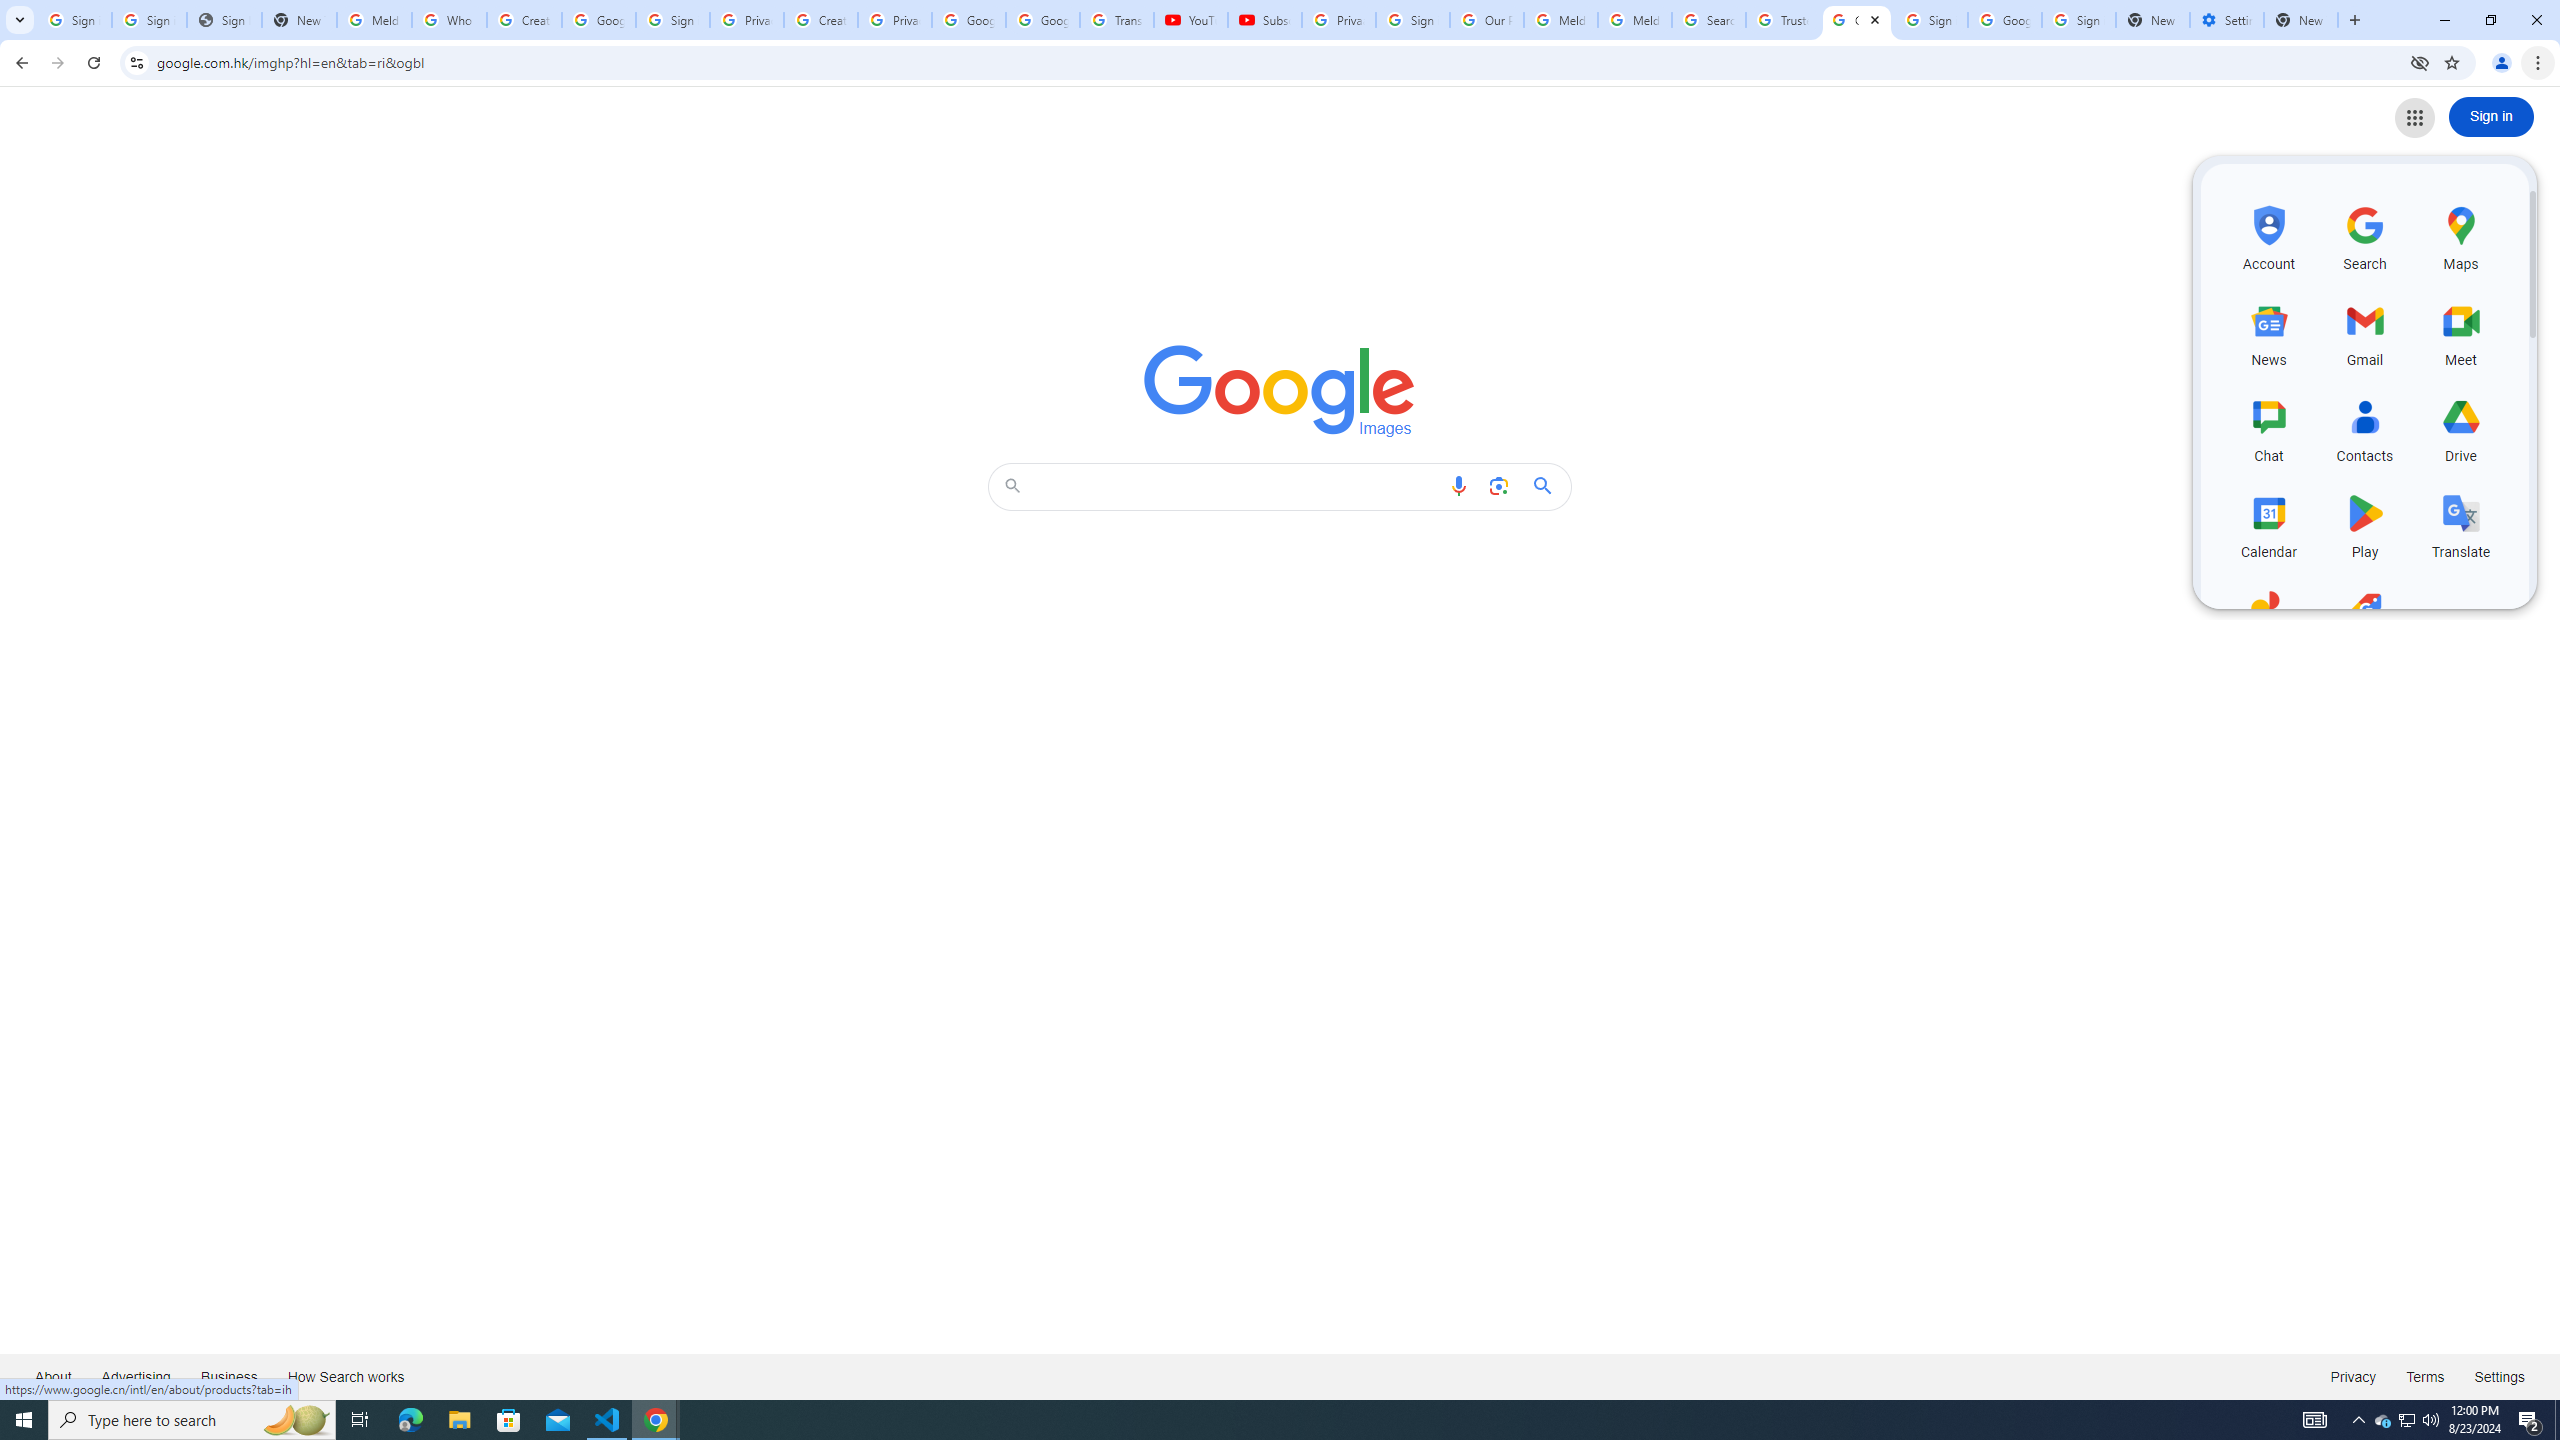 This screenshot has height=1440, width=2560. Describe the element at coordinates (1413, 19) in the screenshot. I see `'Sign in - Google Accounts'` at that location.